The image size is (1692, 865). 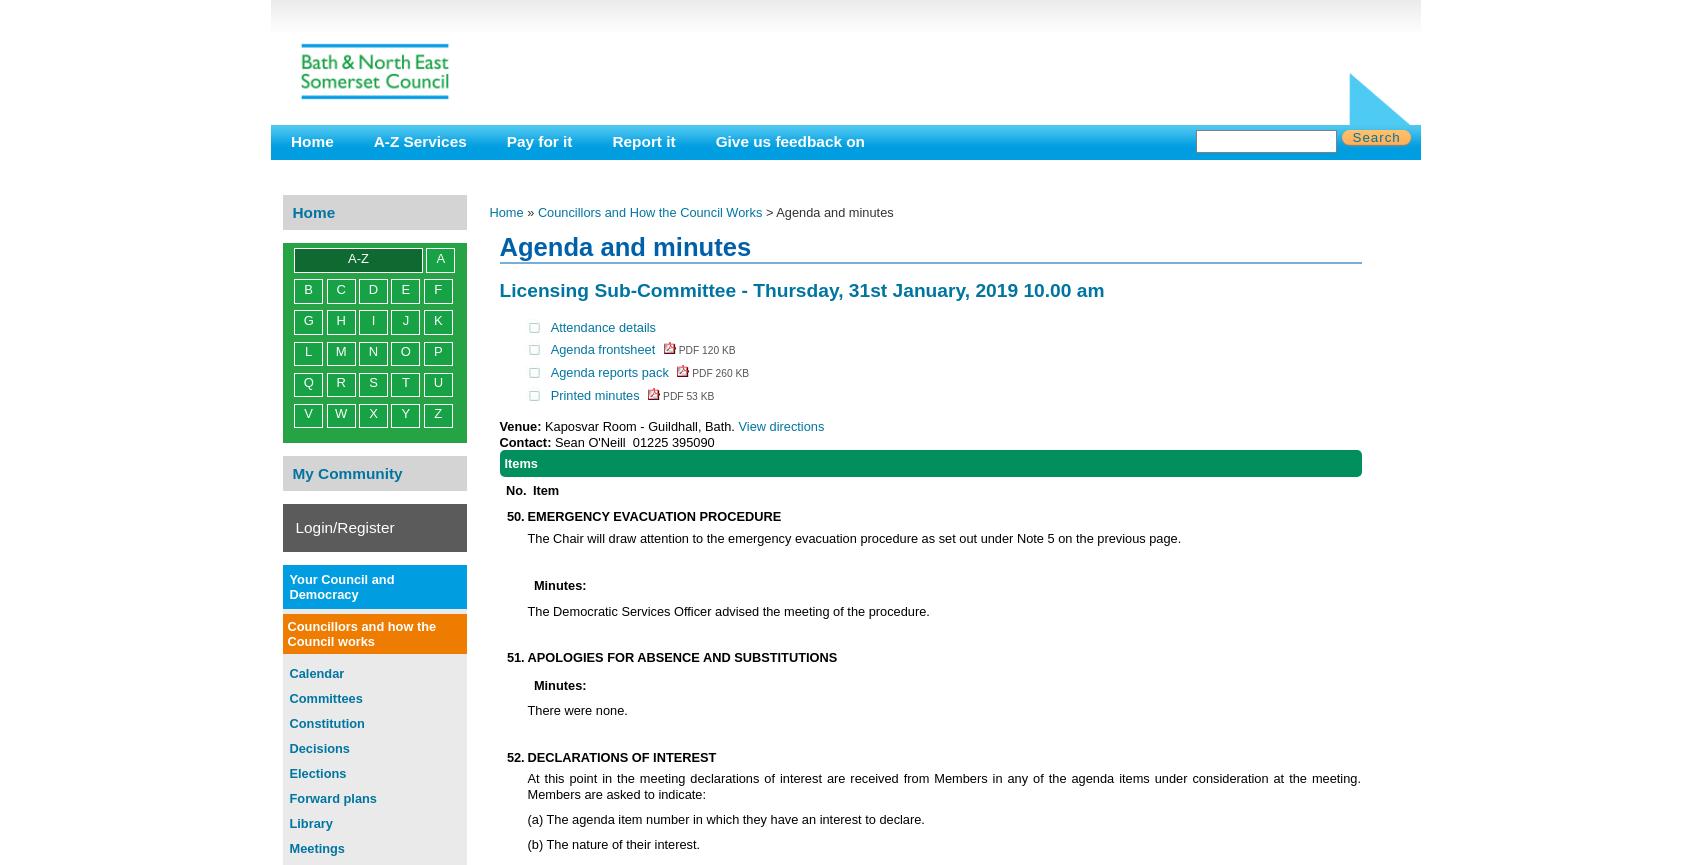 I want to click on '(b) The nature of their interest.', so click(x=612, y=843).